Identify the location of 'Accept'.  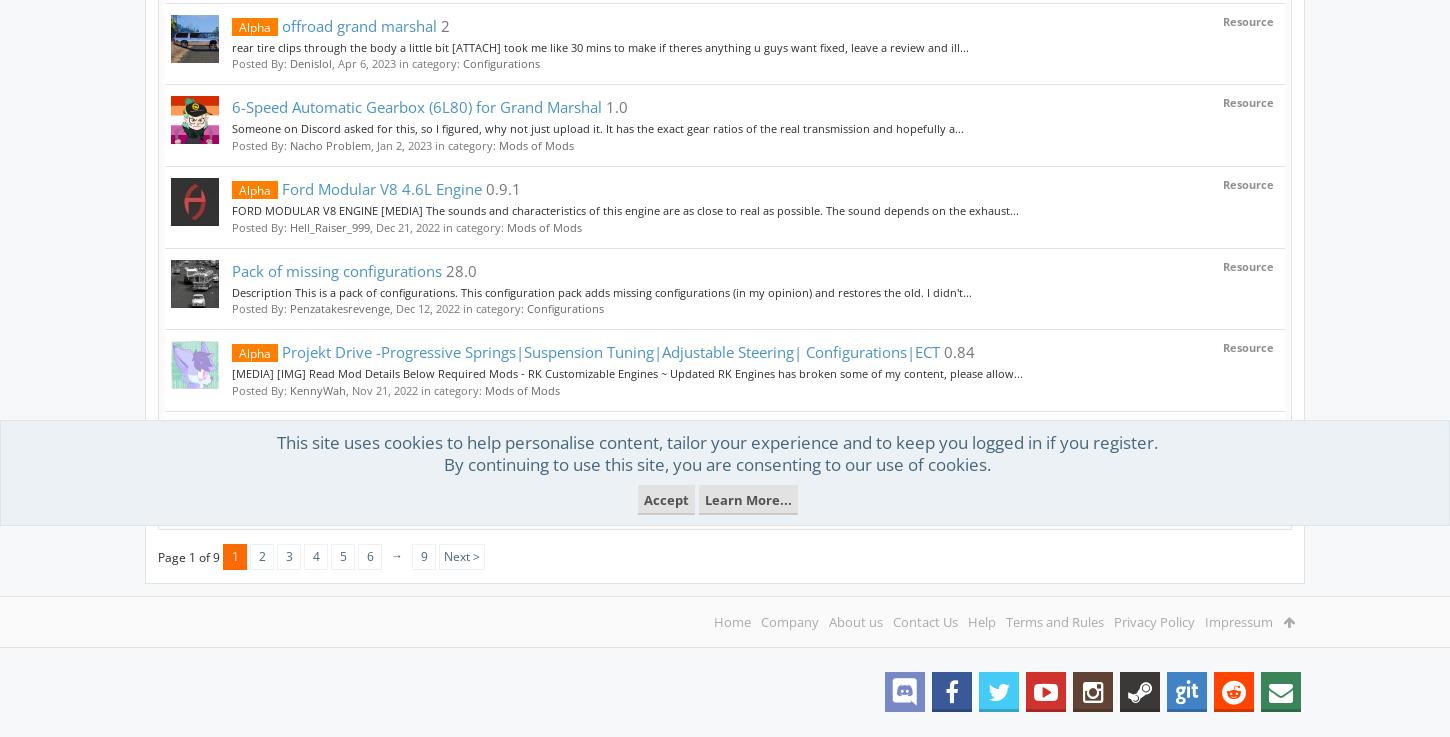
(641, 498).